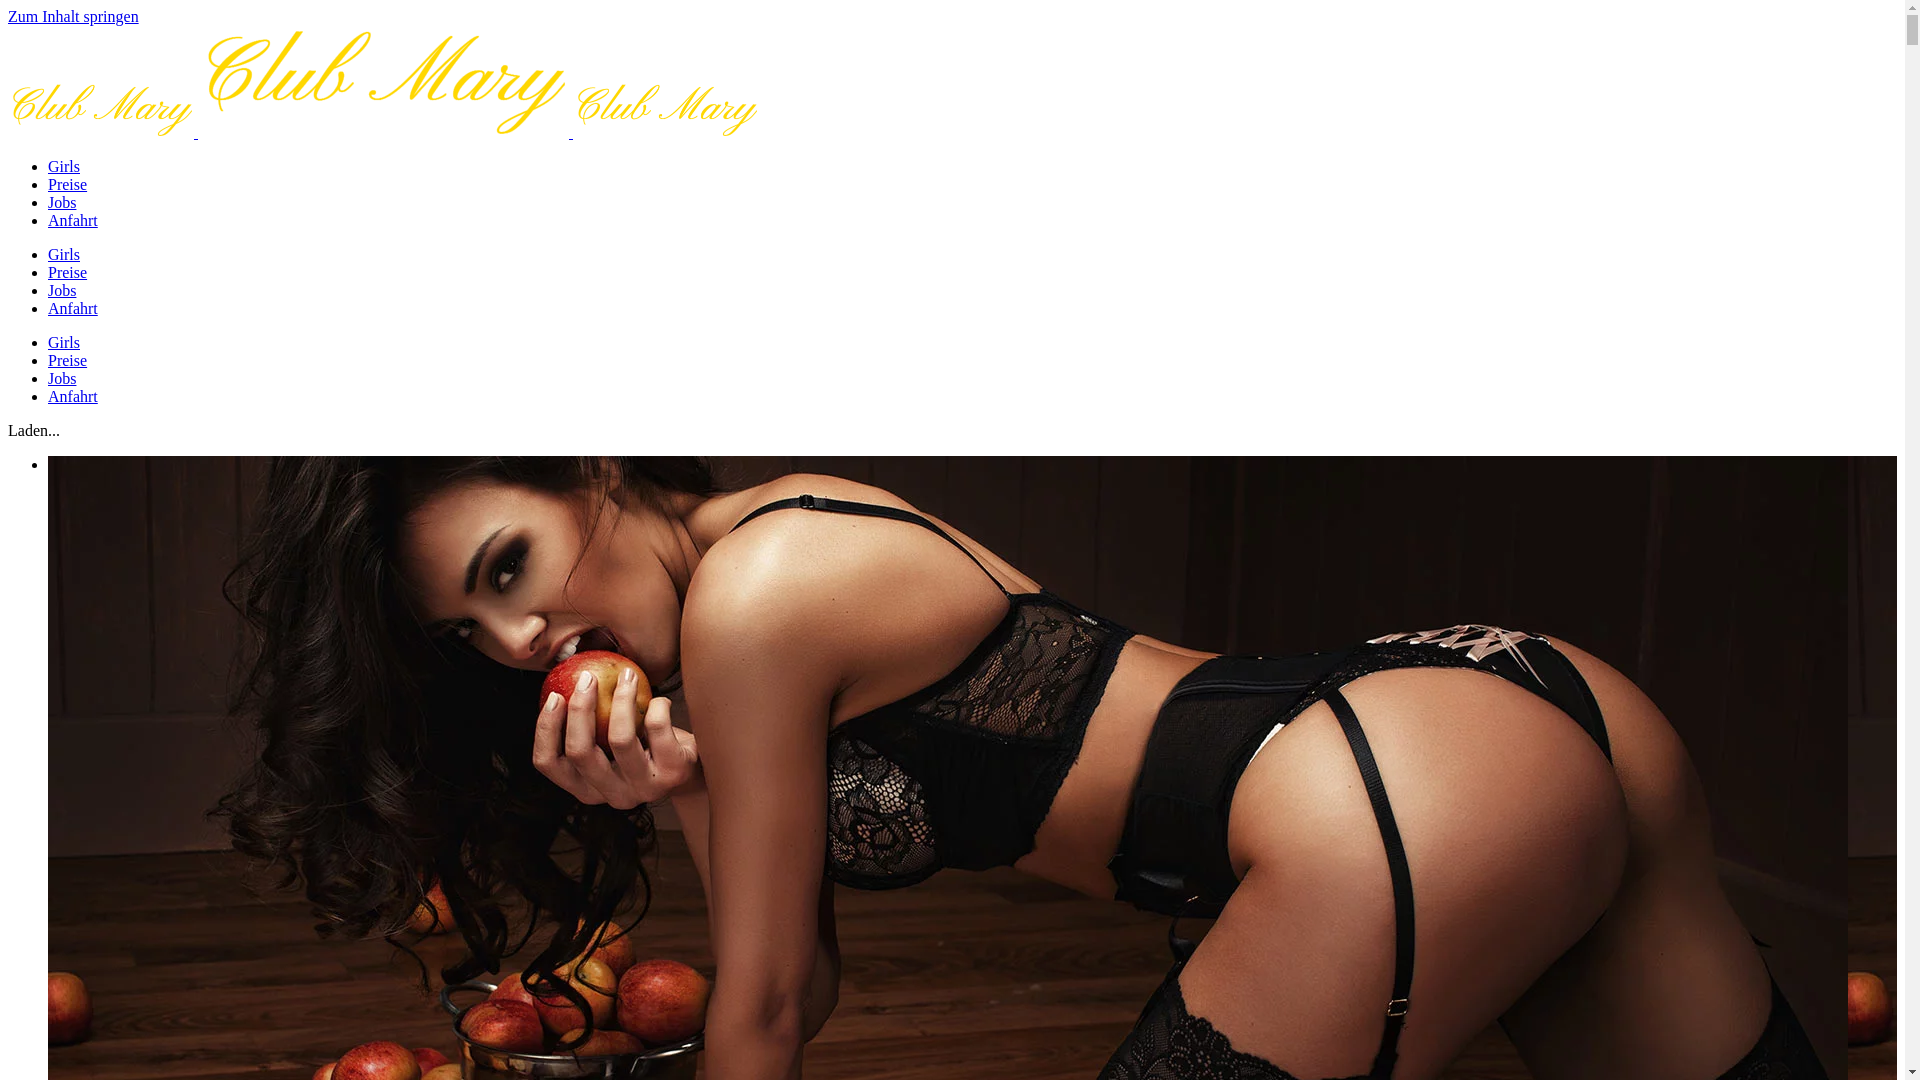 This screenshot has height=1080, width=1920. I want to click on 'Preise', so click(67, 360).